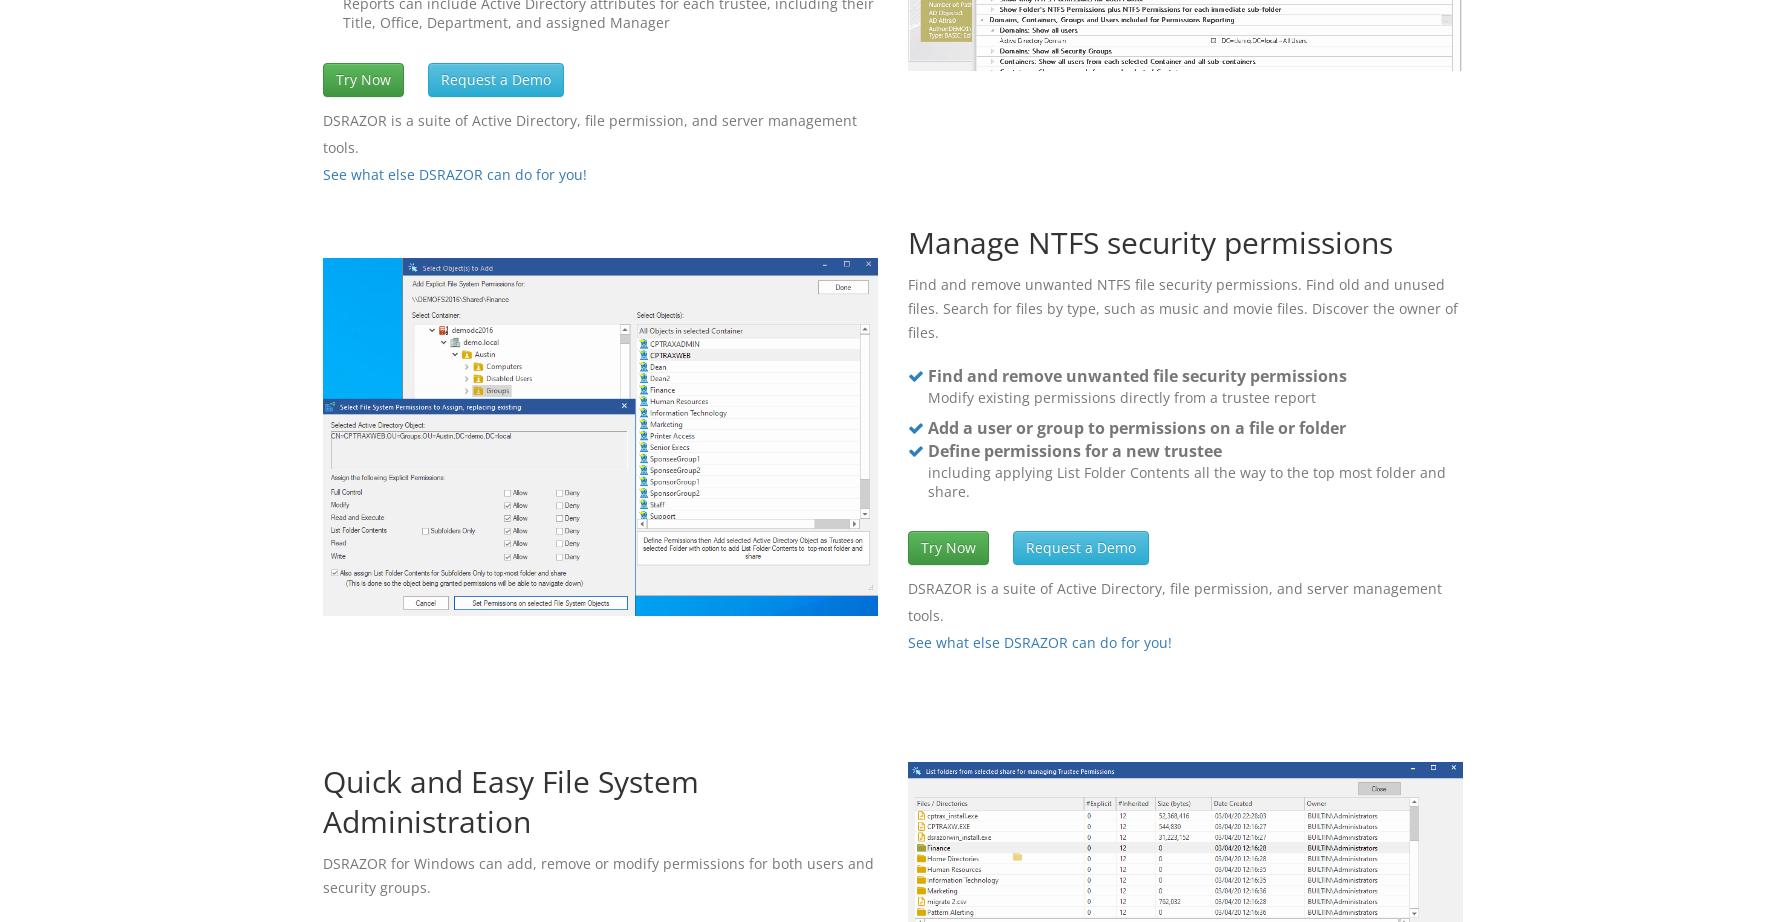 This screenshot has width=1786, height=922. What do you see at coordinates (1120, 395) in the screenshot?
I see `'Modify existing permissions directly from a trustee report'` at bounding box center [1120, 395].